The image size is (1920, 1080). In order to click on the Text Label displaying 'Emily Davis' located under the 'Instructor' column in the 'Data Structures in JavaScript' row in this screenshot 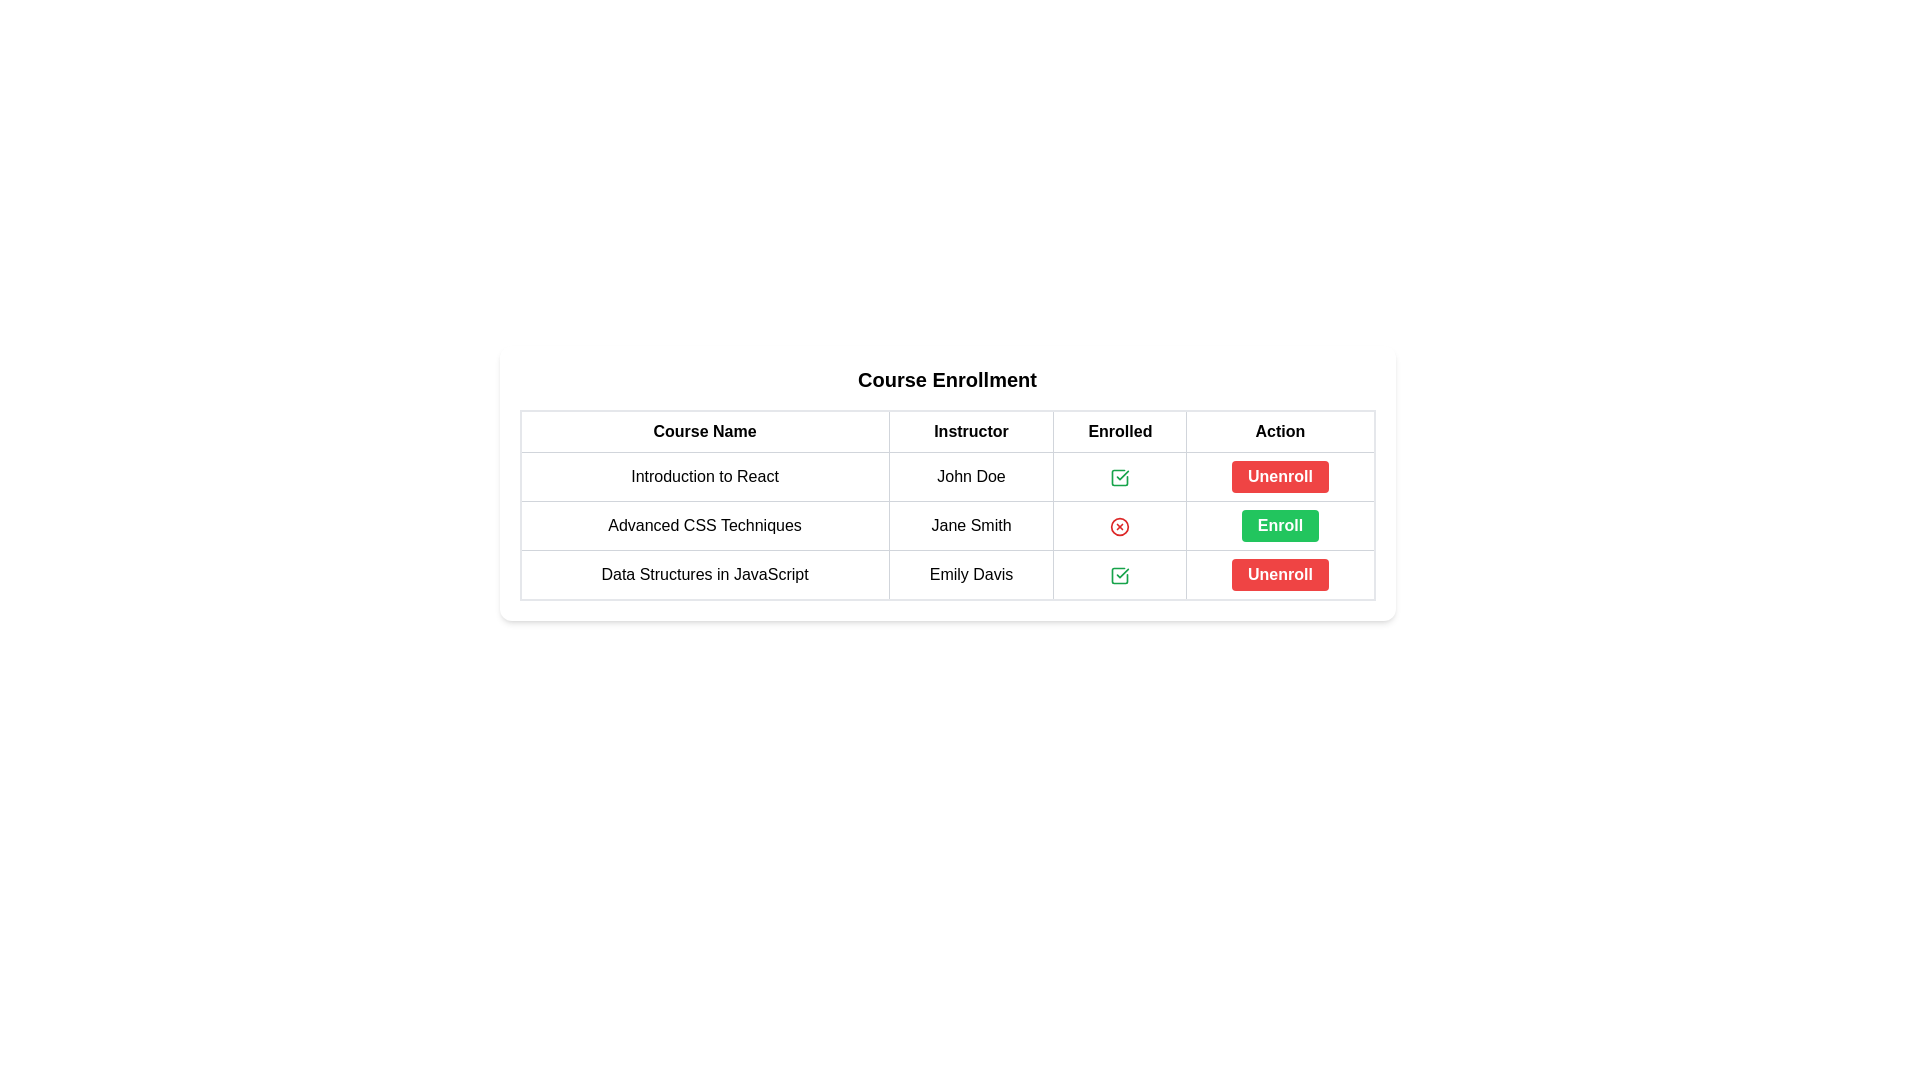, I will do `click(971, 575)`.